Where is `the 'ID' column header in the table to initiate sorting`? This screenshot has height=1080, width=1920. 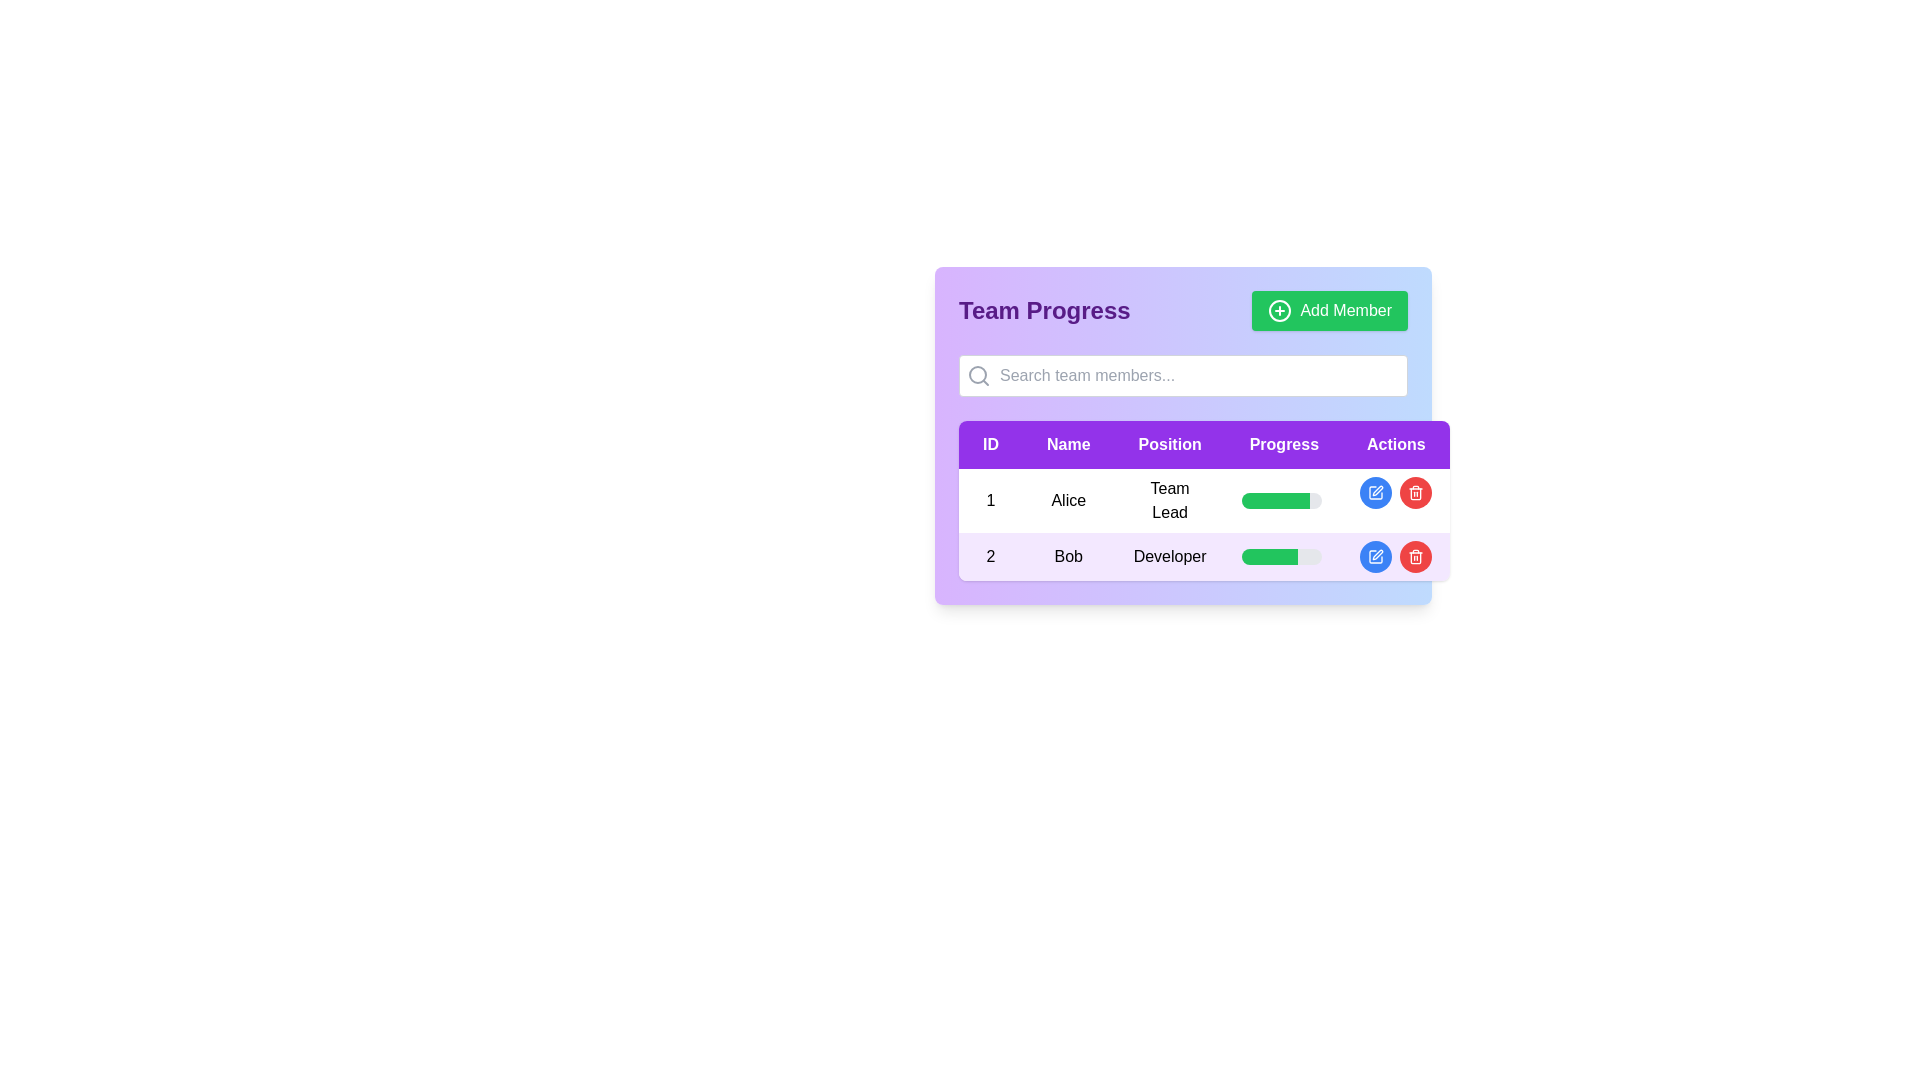 the 'ID' column header in the table to initiate sorting is located at coordinates (990, 443).